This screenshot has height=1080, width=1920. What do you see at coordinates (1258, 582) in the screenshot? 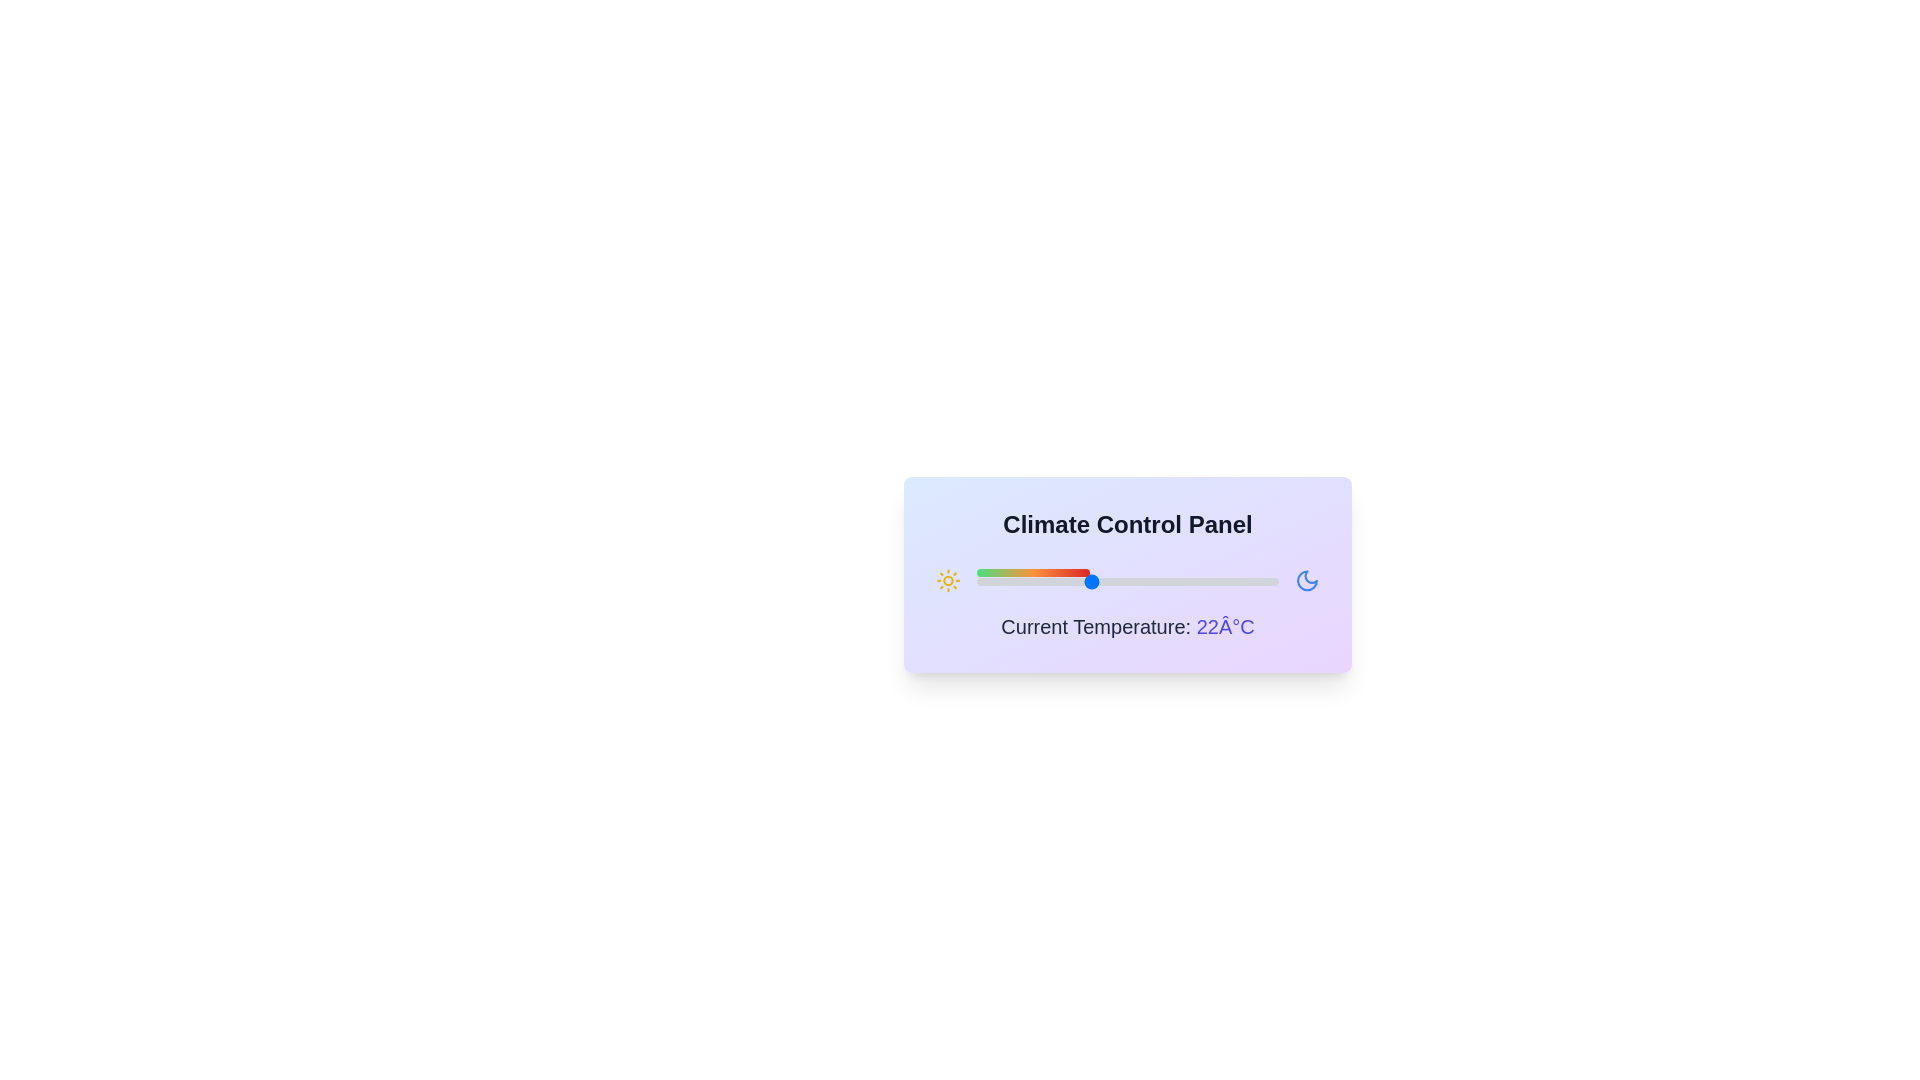
I see `the temperature` at bounding box center [1258, 582].